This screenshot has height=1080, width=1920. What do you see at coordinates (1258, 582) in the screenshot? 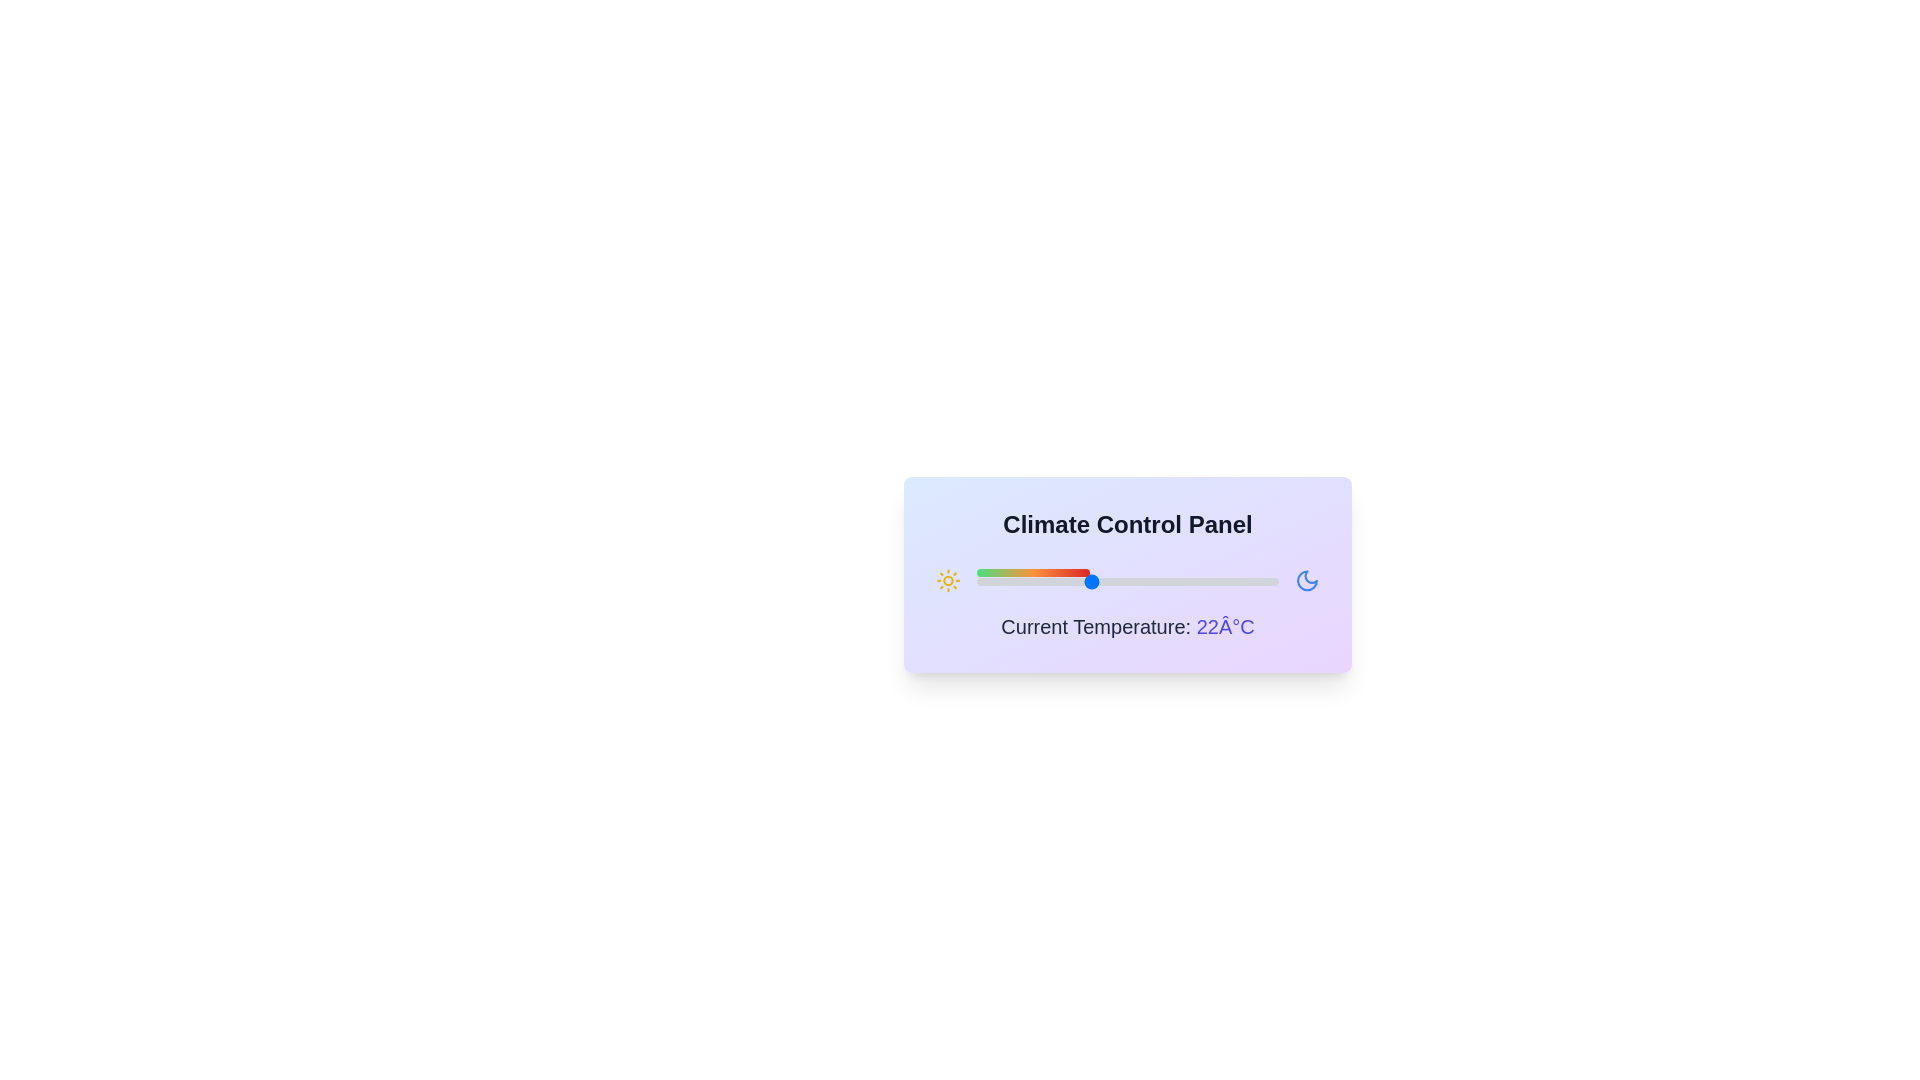
I see `the temperature` at bounding box center [1258, 582].